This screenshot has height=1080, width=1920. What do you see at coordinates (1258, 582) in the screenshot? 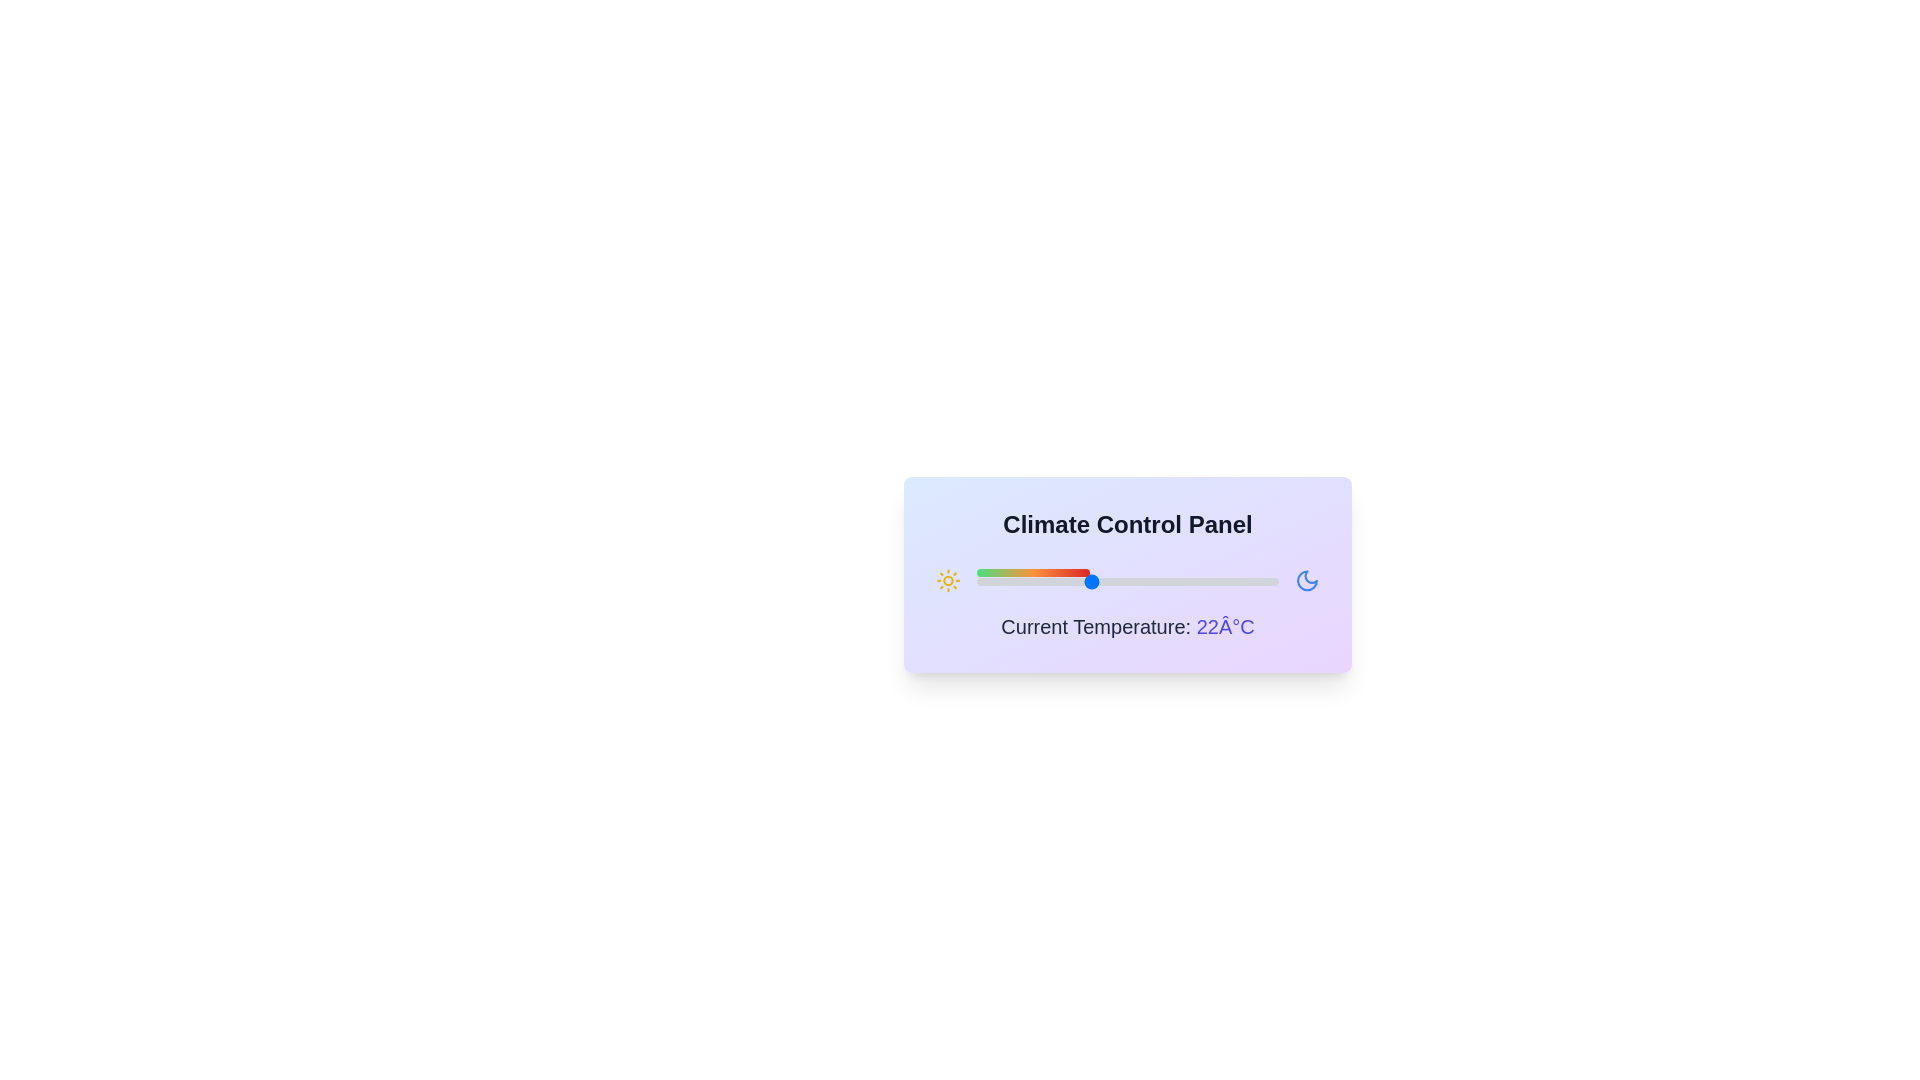
I see `the temperature` at bounding box center [1258, 582].